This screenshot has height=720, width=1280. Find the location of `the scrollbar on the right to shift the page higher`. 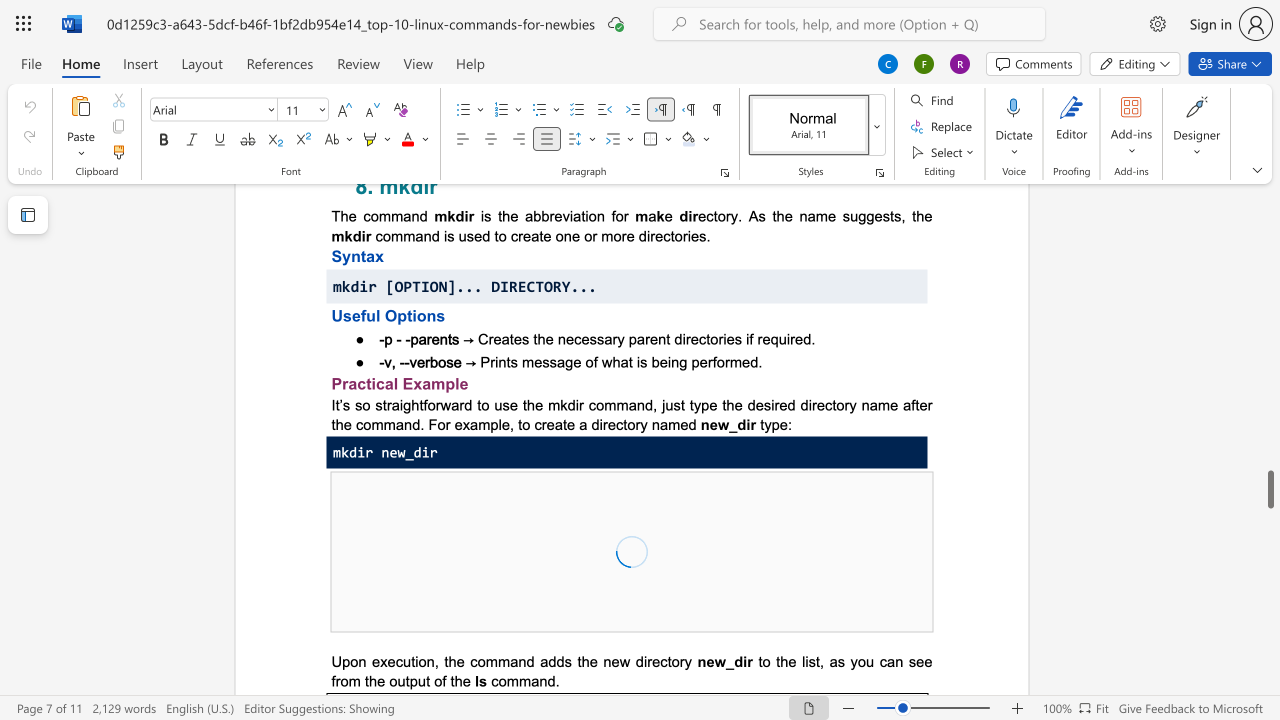

the scrollbar on the right to shift the page higher is located at coordinates (1269, 318).